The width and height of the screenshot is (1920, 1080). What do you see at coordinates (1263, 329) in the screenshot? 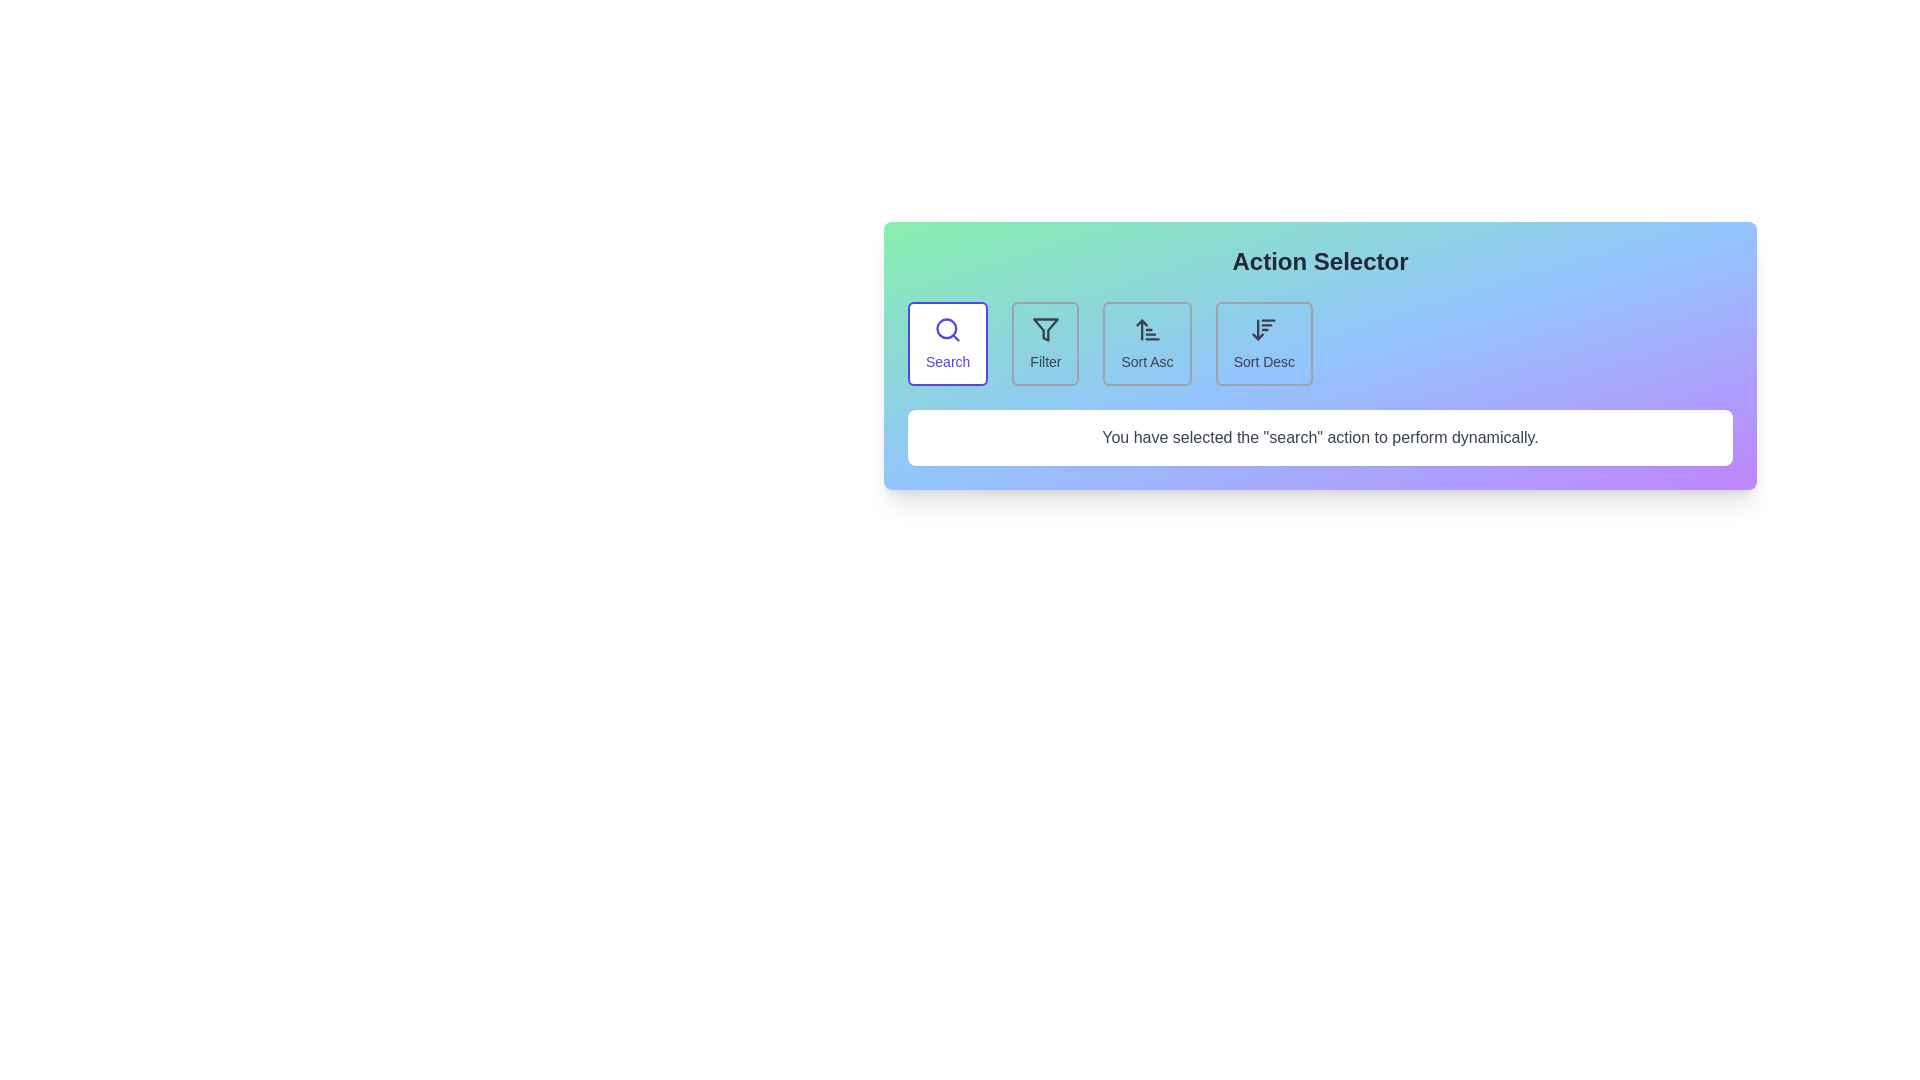
I see `the 'Sort in Descending Order' icon located within the fourth button labeled 'Sort Desc'` at bounding box center [1263, 329].